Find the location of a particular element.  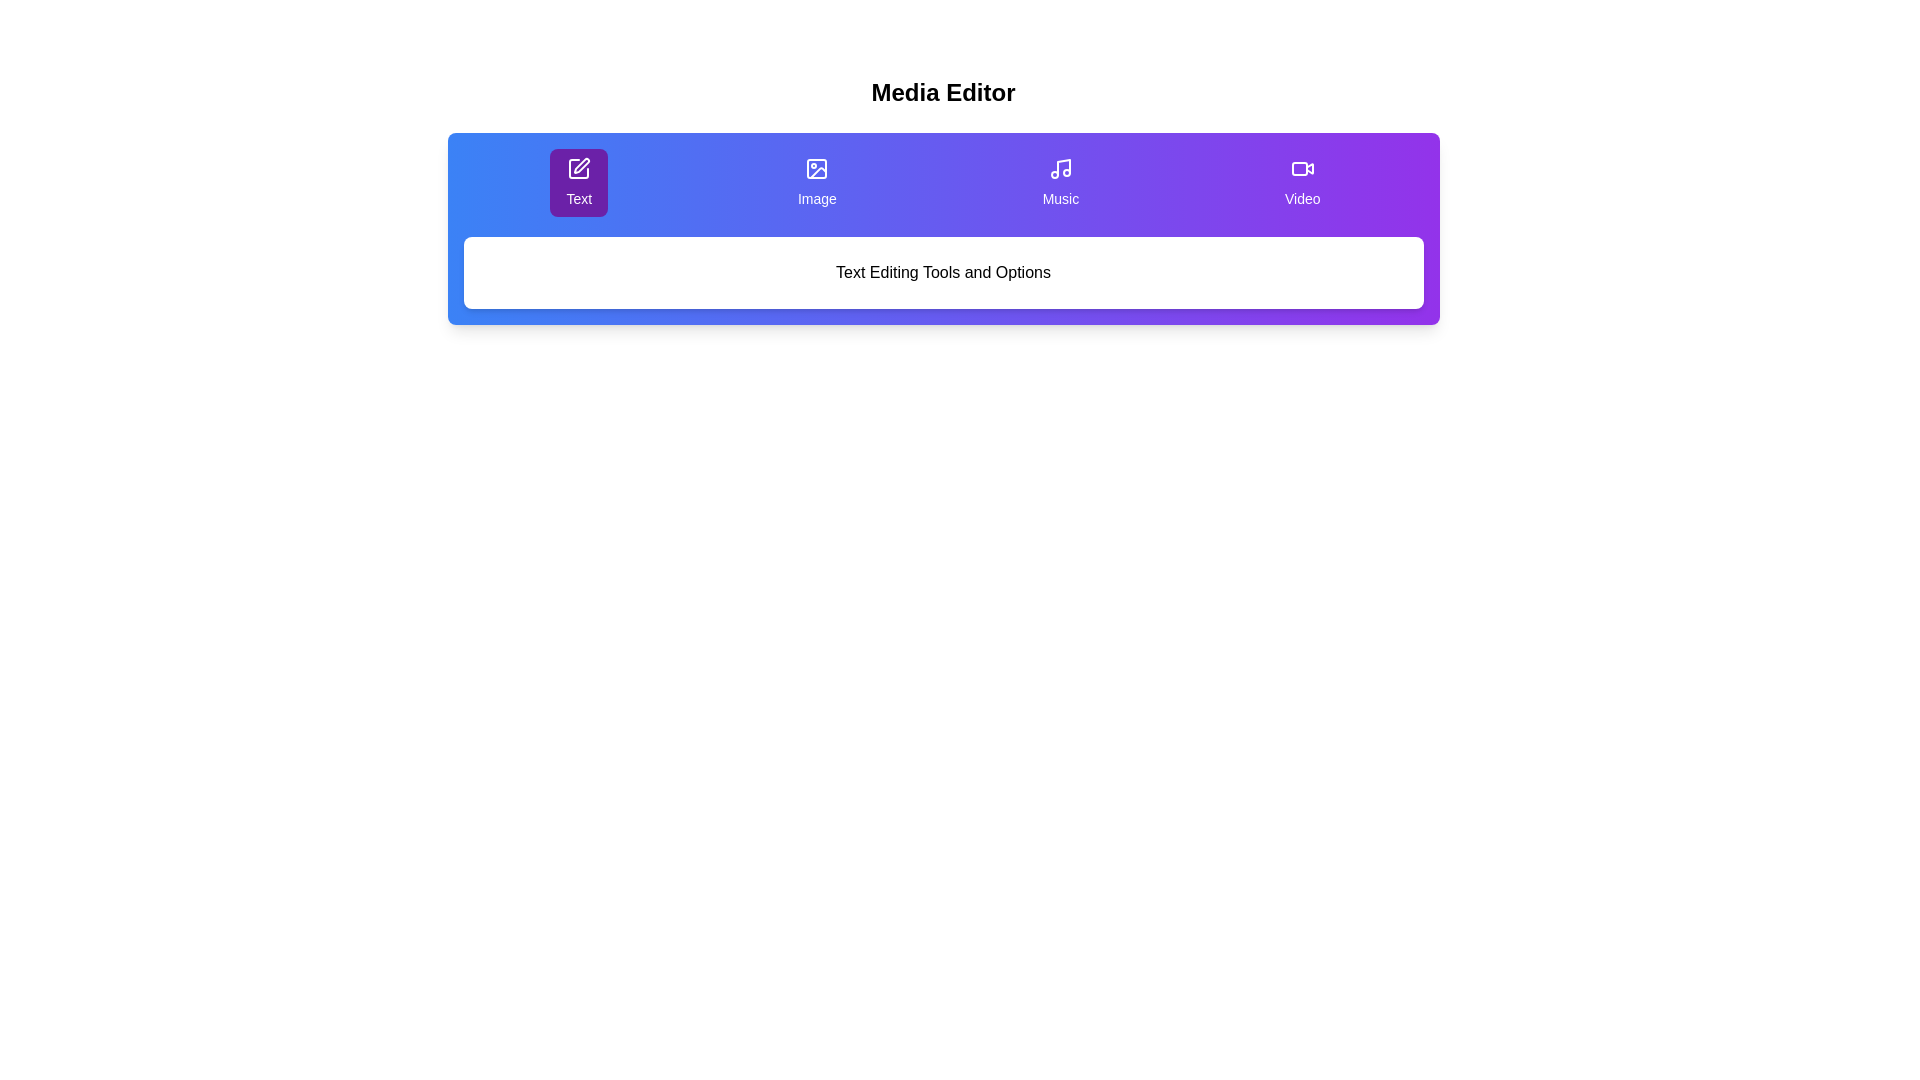

the first button from the left in the horizontal navigation bar is located at coordinates (578, 182).